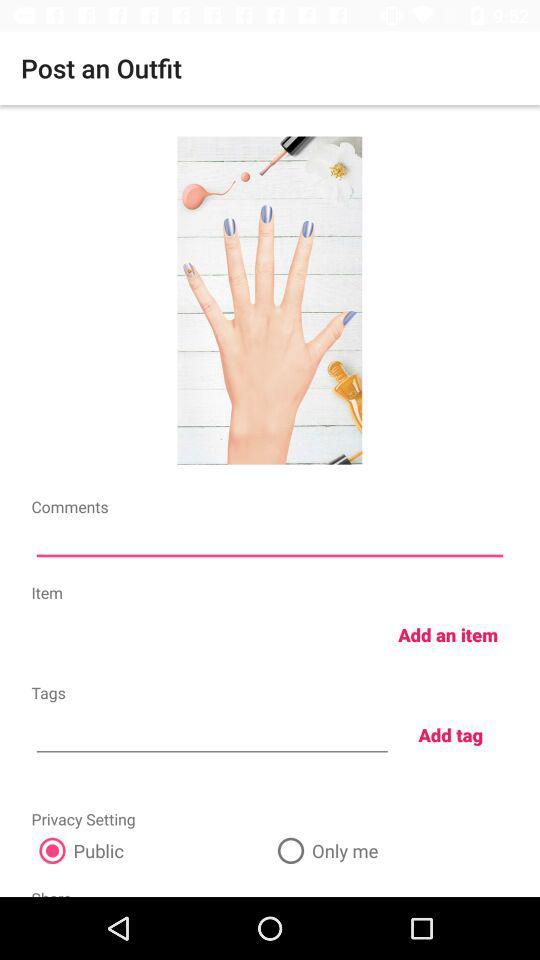 The width and height of the screenshot is (540, 960). What do you see at coordinates (389, 849) in the screenshot?
I see `the icon to the right of public icon` at bounding box center [389, 849].